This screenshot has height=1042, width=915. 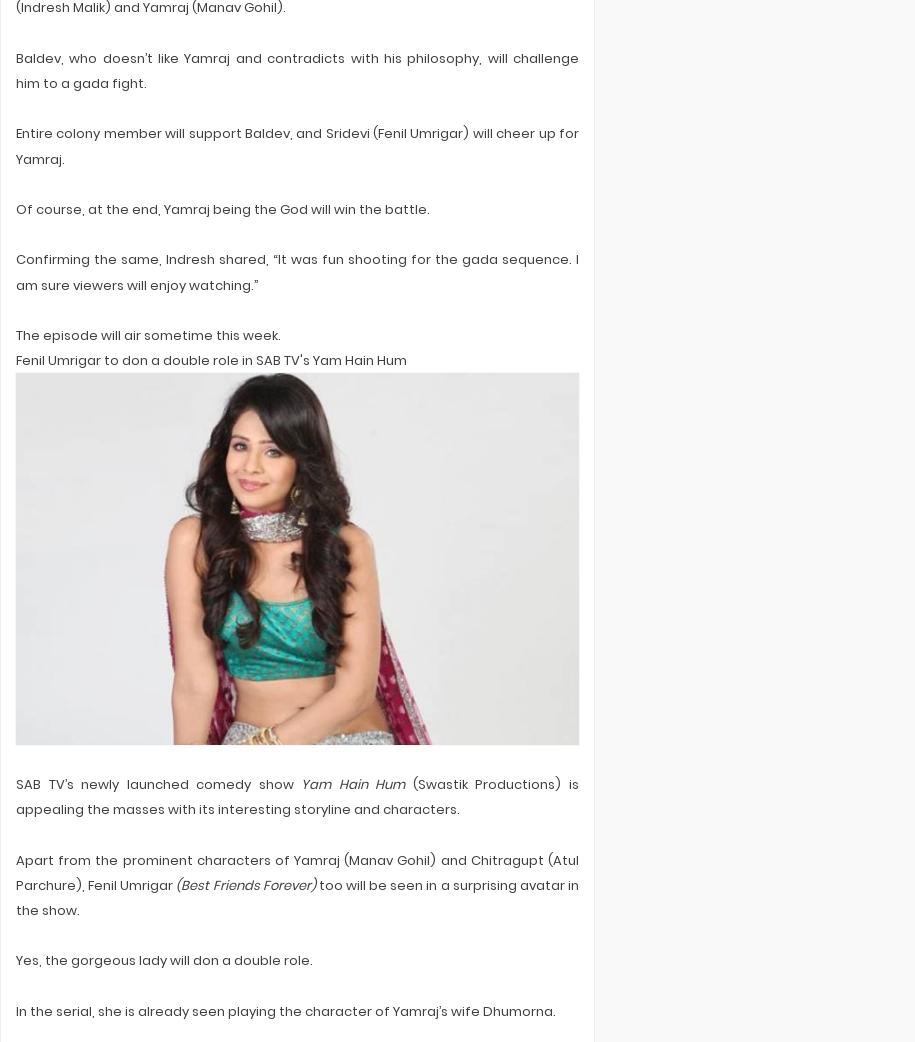 I want to click on 'The episode will air sometime this week.', so click(x=148, y=334).